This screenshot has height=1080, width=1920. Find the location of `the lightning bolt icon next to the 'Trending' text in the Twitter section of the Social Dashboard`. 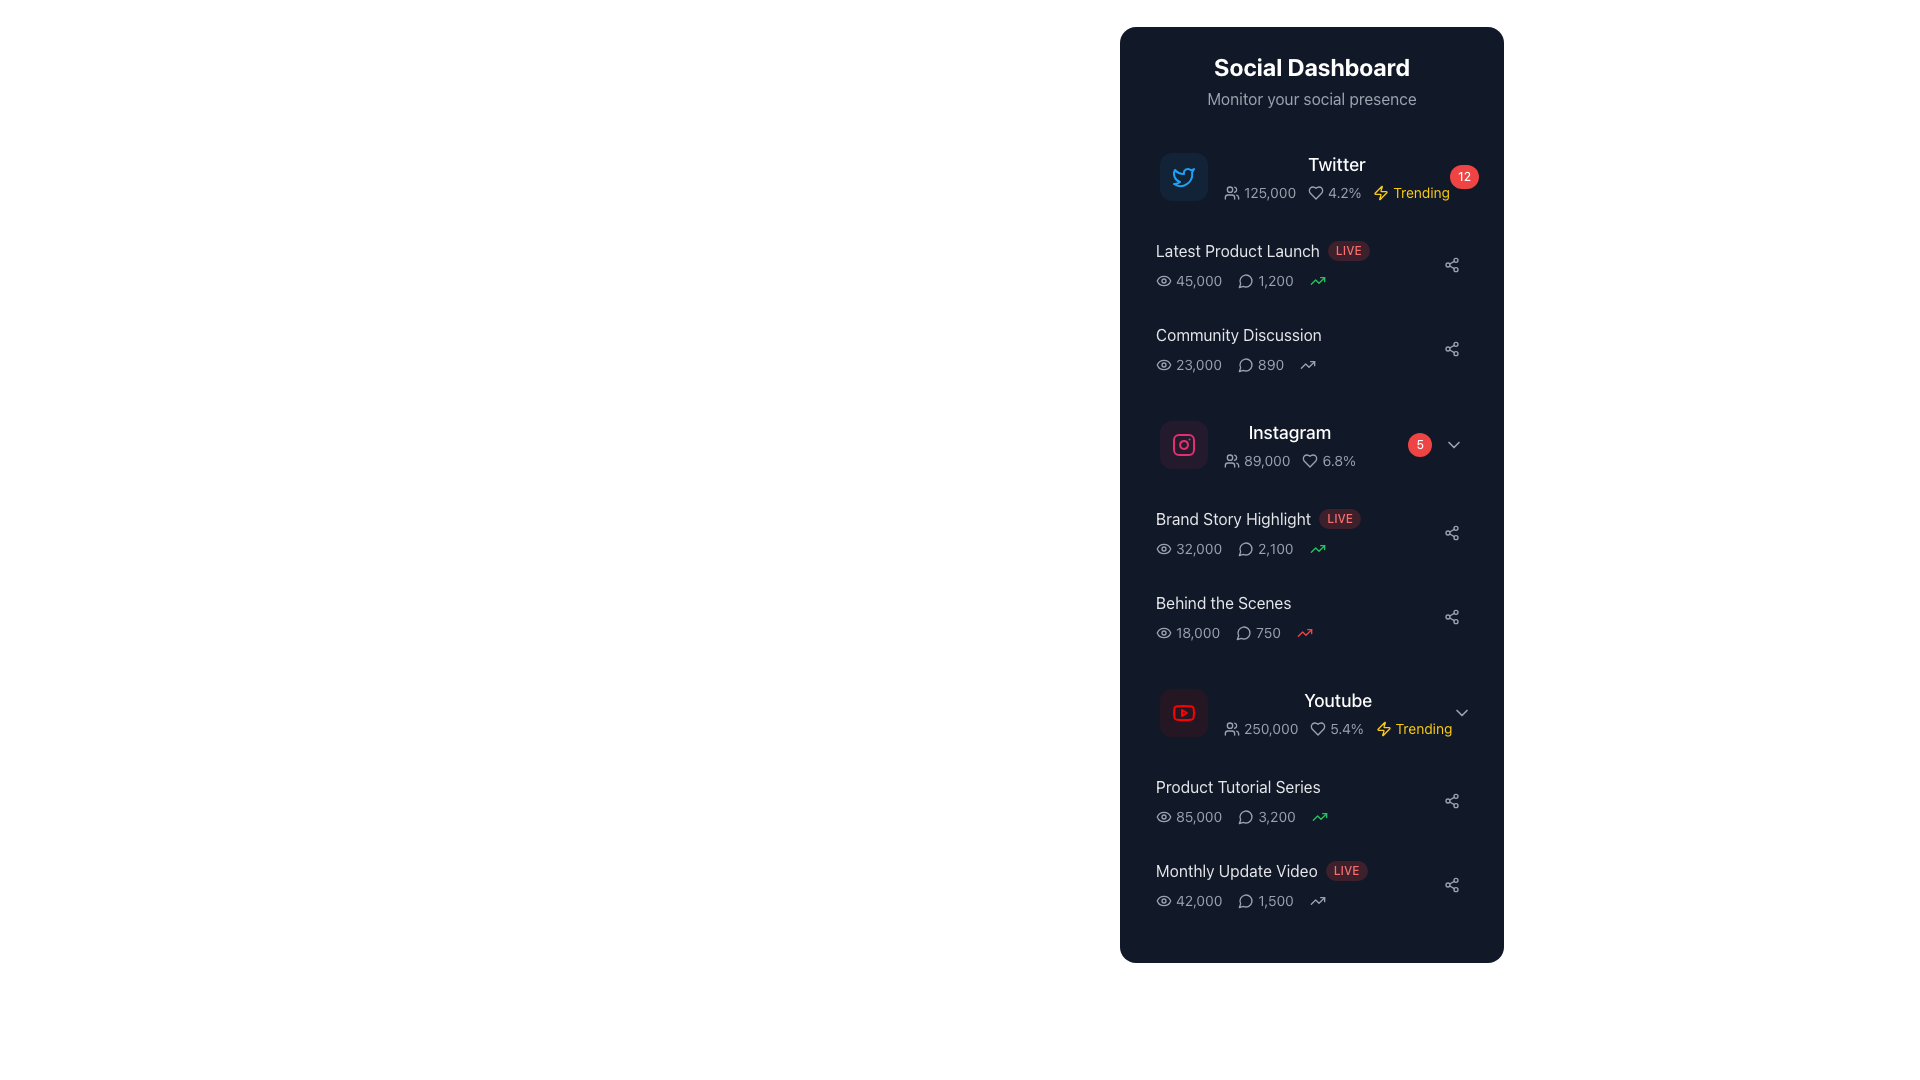

the lightning bolt icon next to the 'Trending' text in the Twitter section of the Social Dashboard is located at coordinates (1380, 192).